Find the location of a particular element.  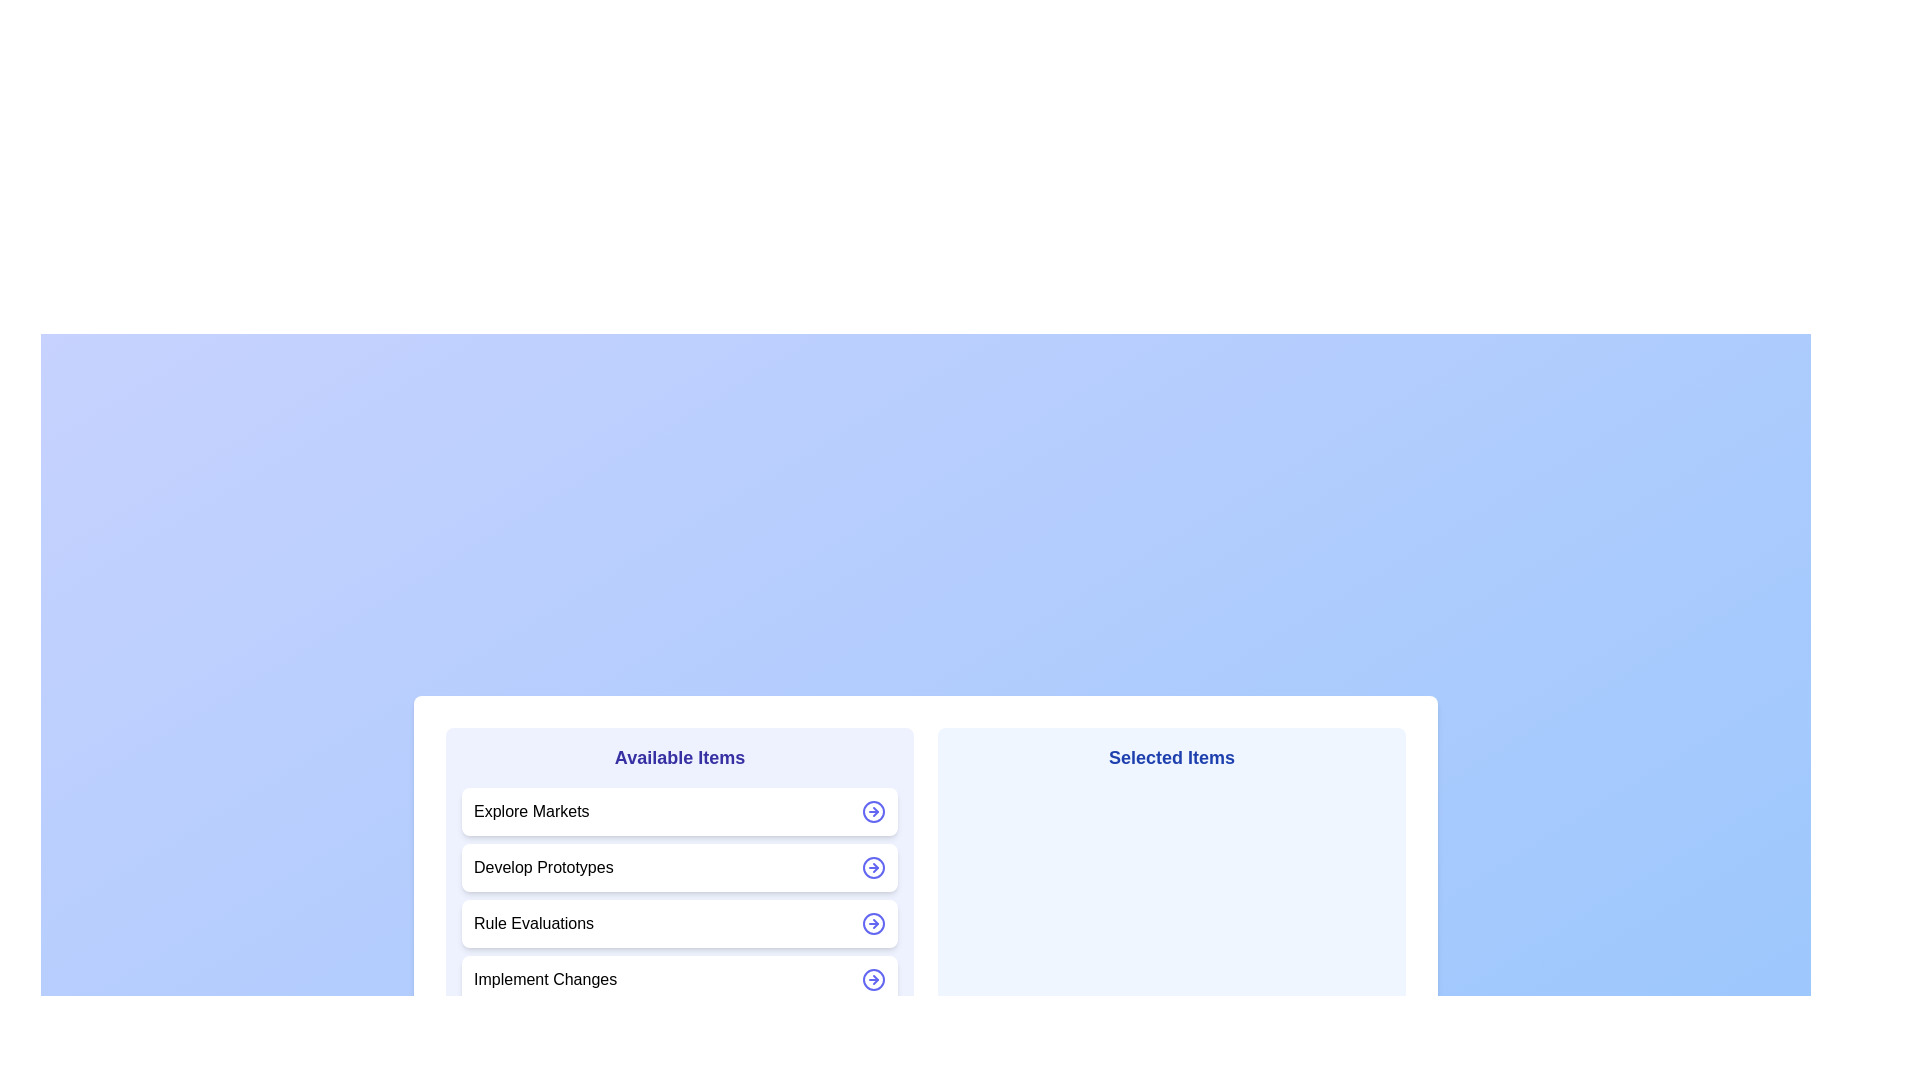

the 'Explore Markets' item in the Available Items list is located at coordinates (680, 812).